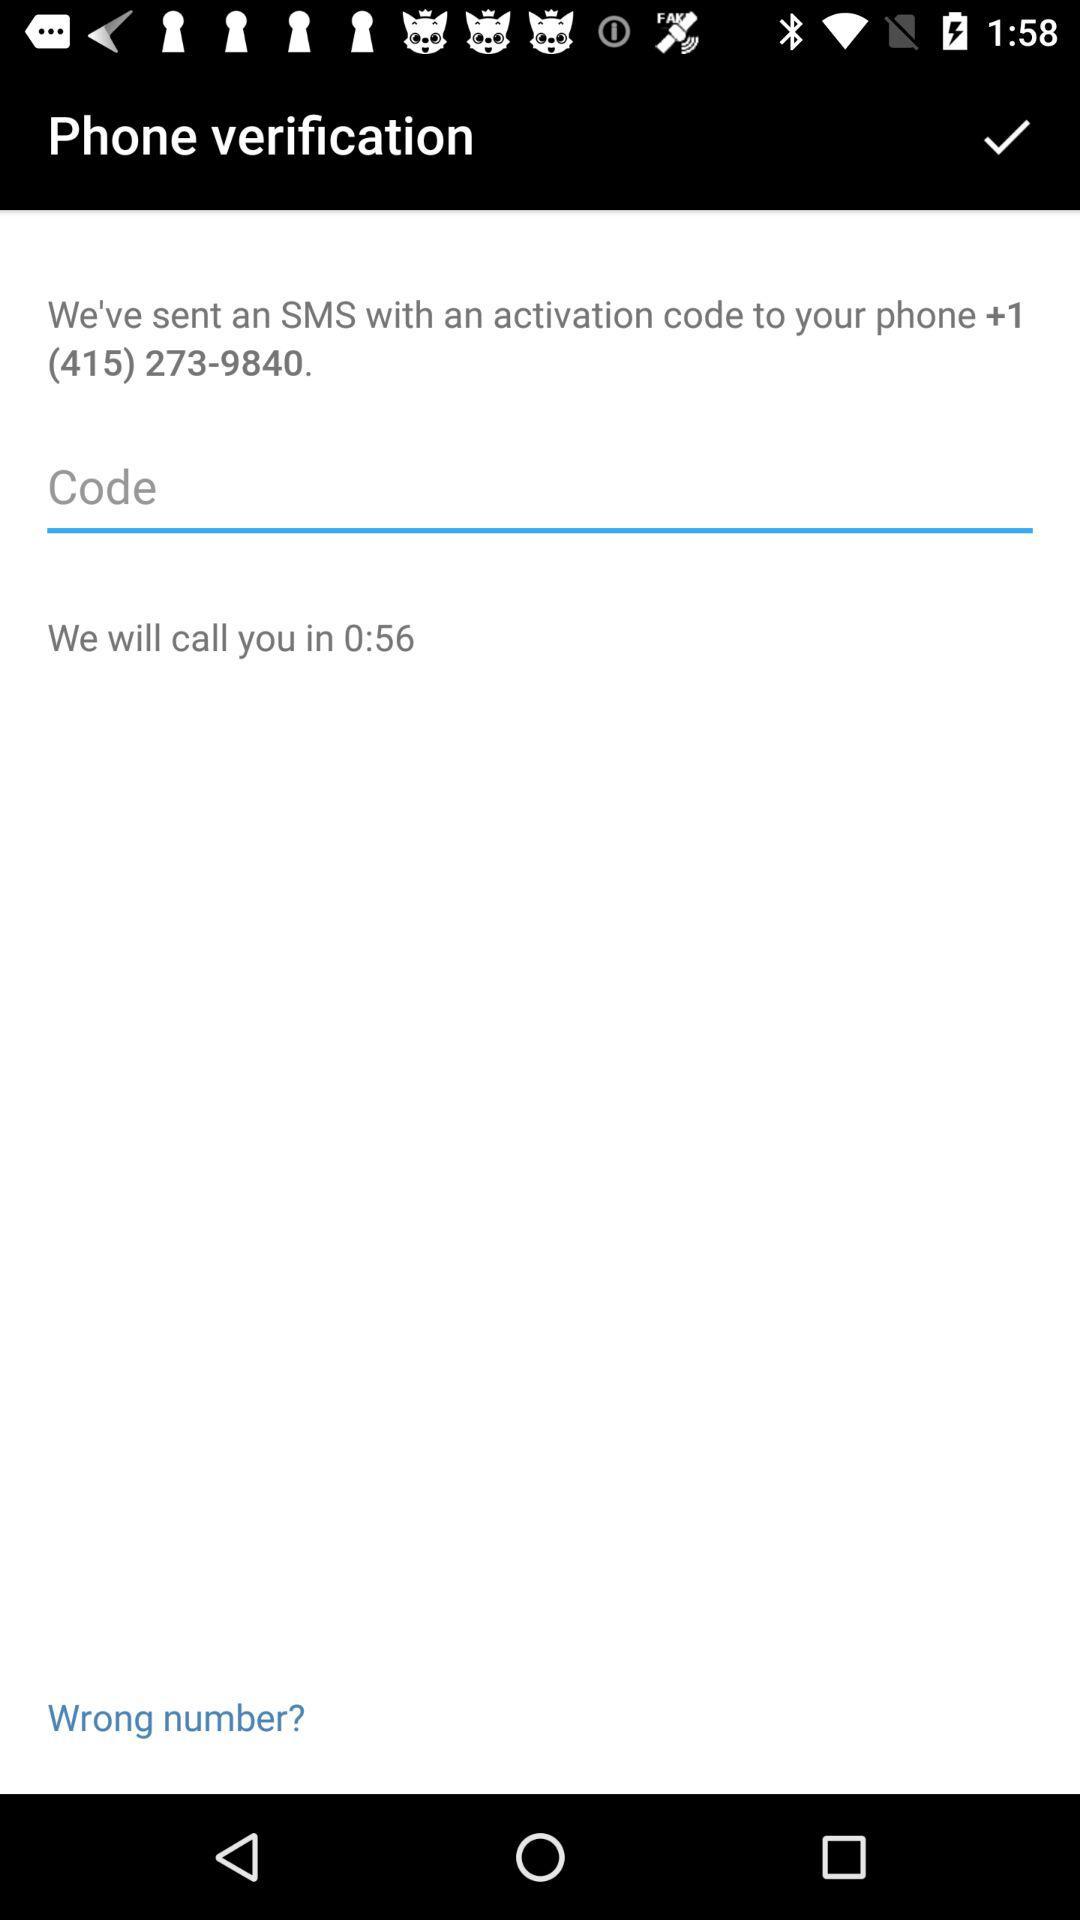 The image size is (1080, 1920). I want to click on the item below the we will call icon, so click(175, 1684).